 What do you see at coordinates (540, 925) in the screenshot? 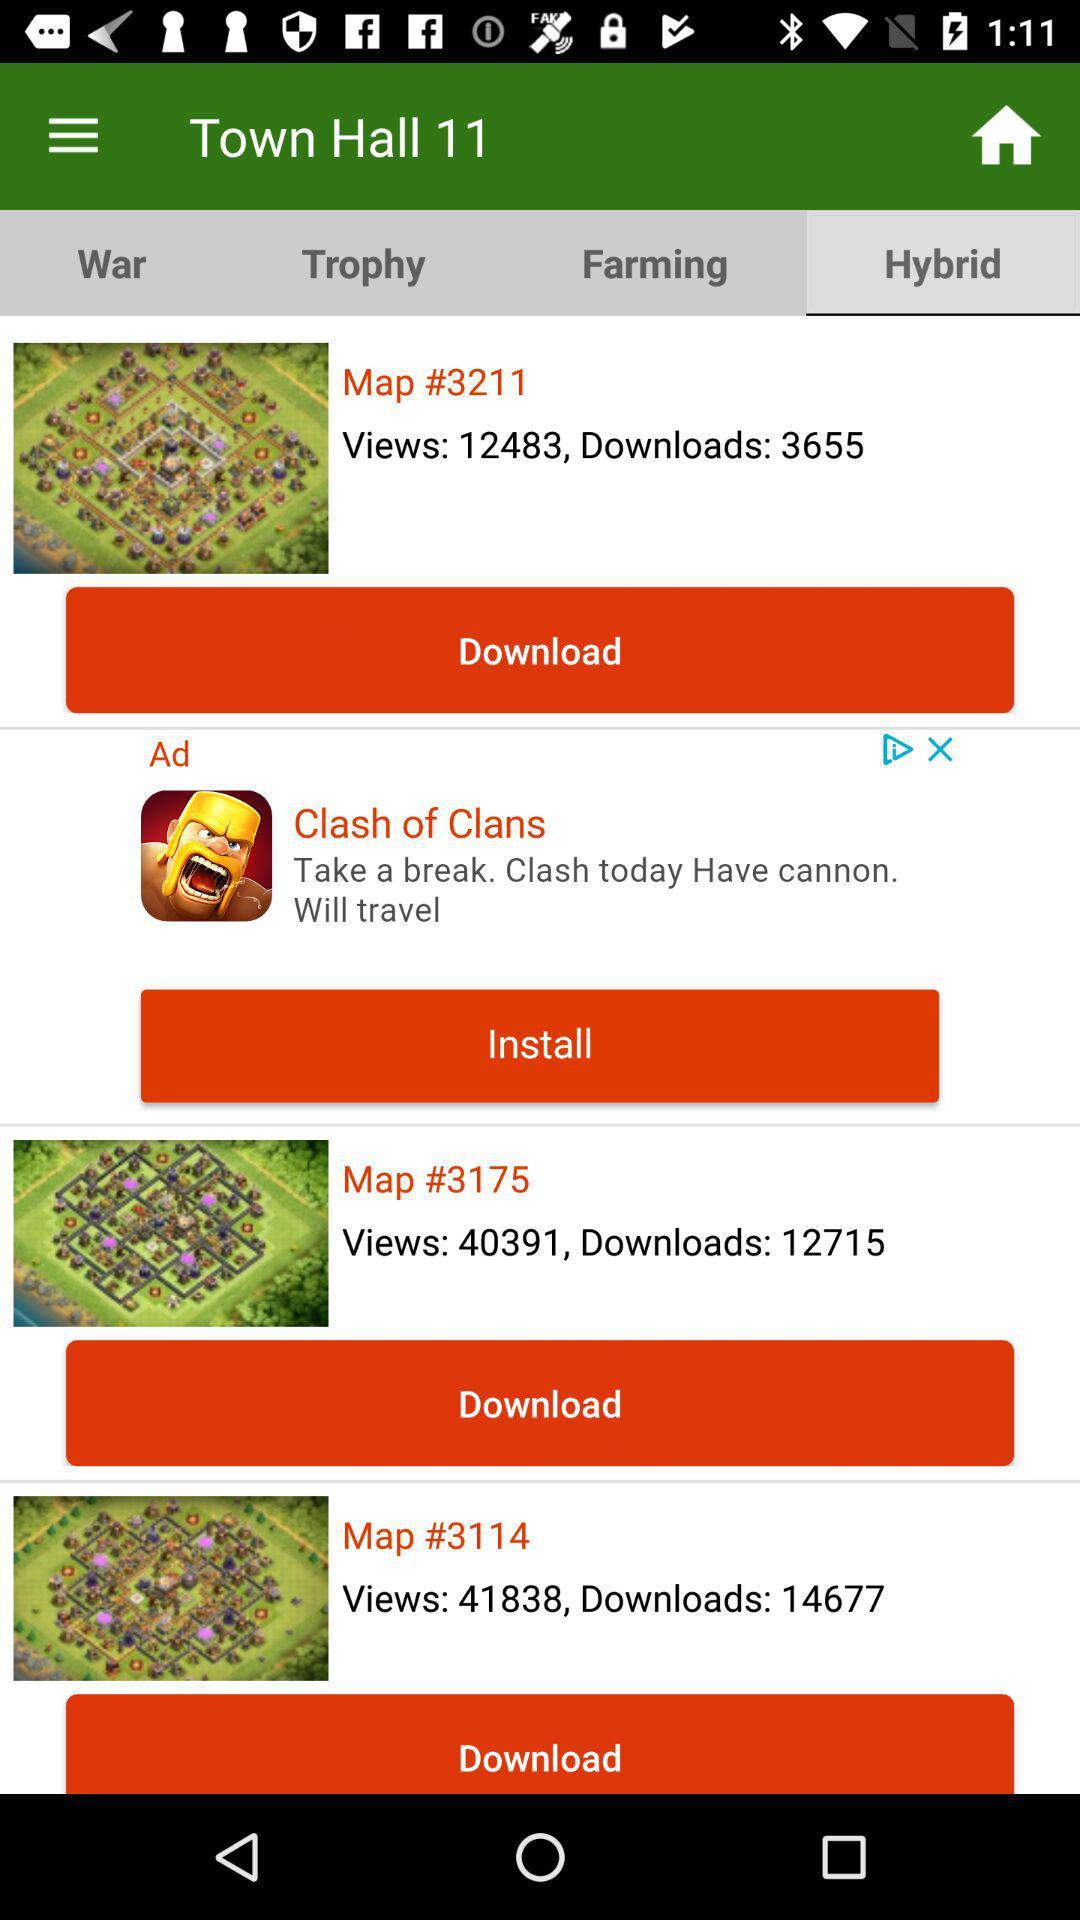
I see `click advertisement` at bounding box center [540, 925].